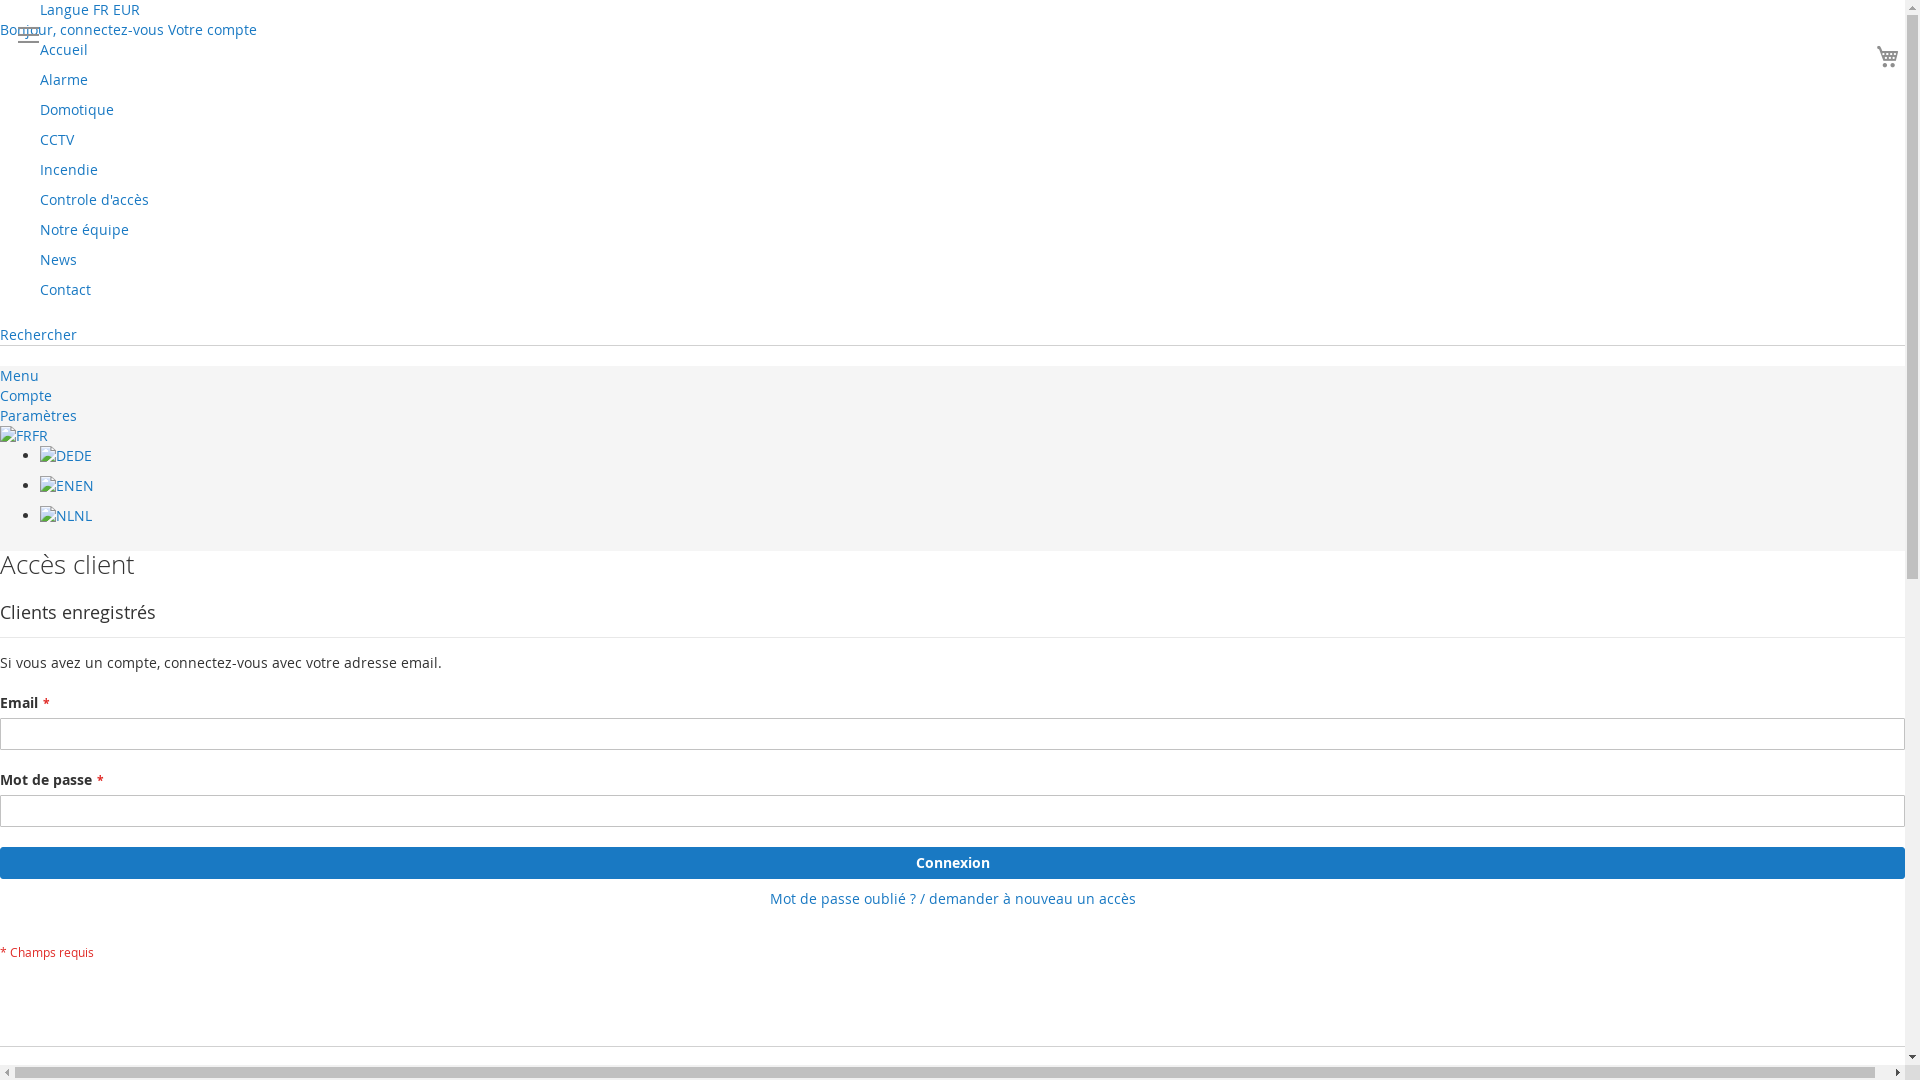 The image size is (1920, 1080). I want to click on 'Langue FR EUR', so click(89, 9).